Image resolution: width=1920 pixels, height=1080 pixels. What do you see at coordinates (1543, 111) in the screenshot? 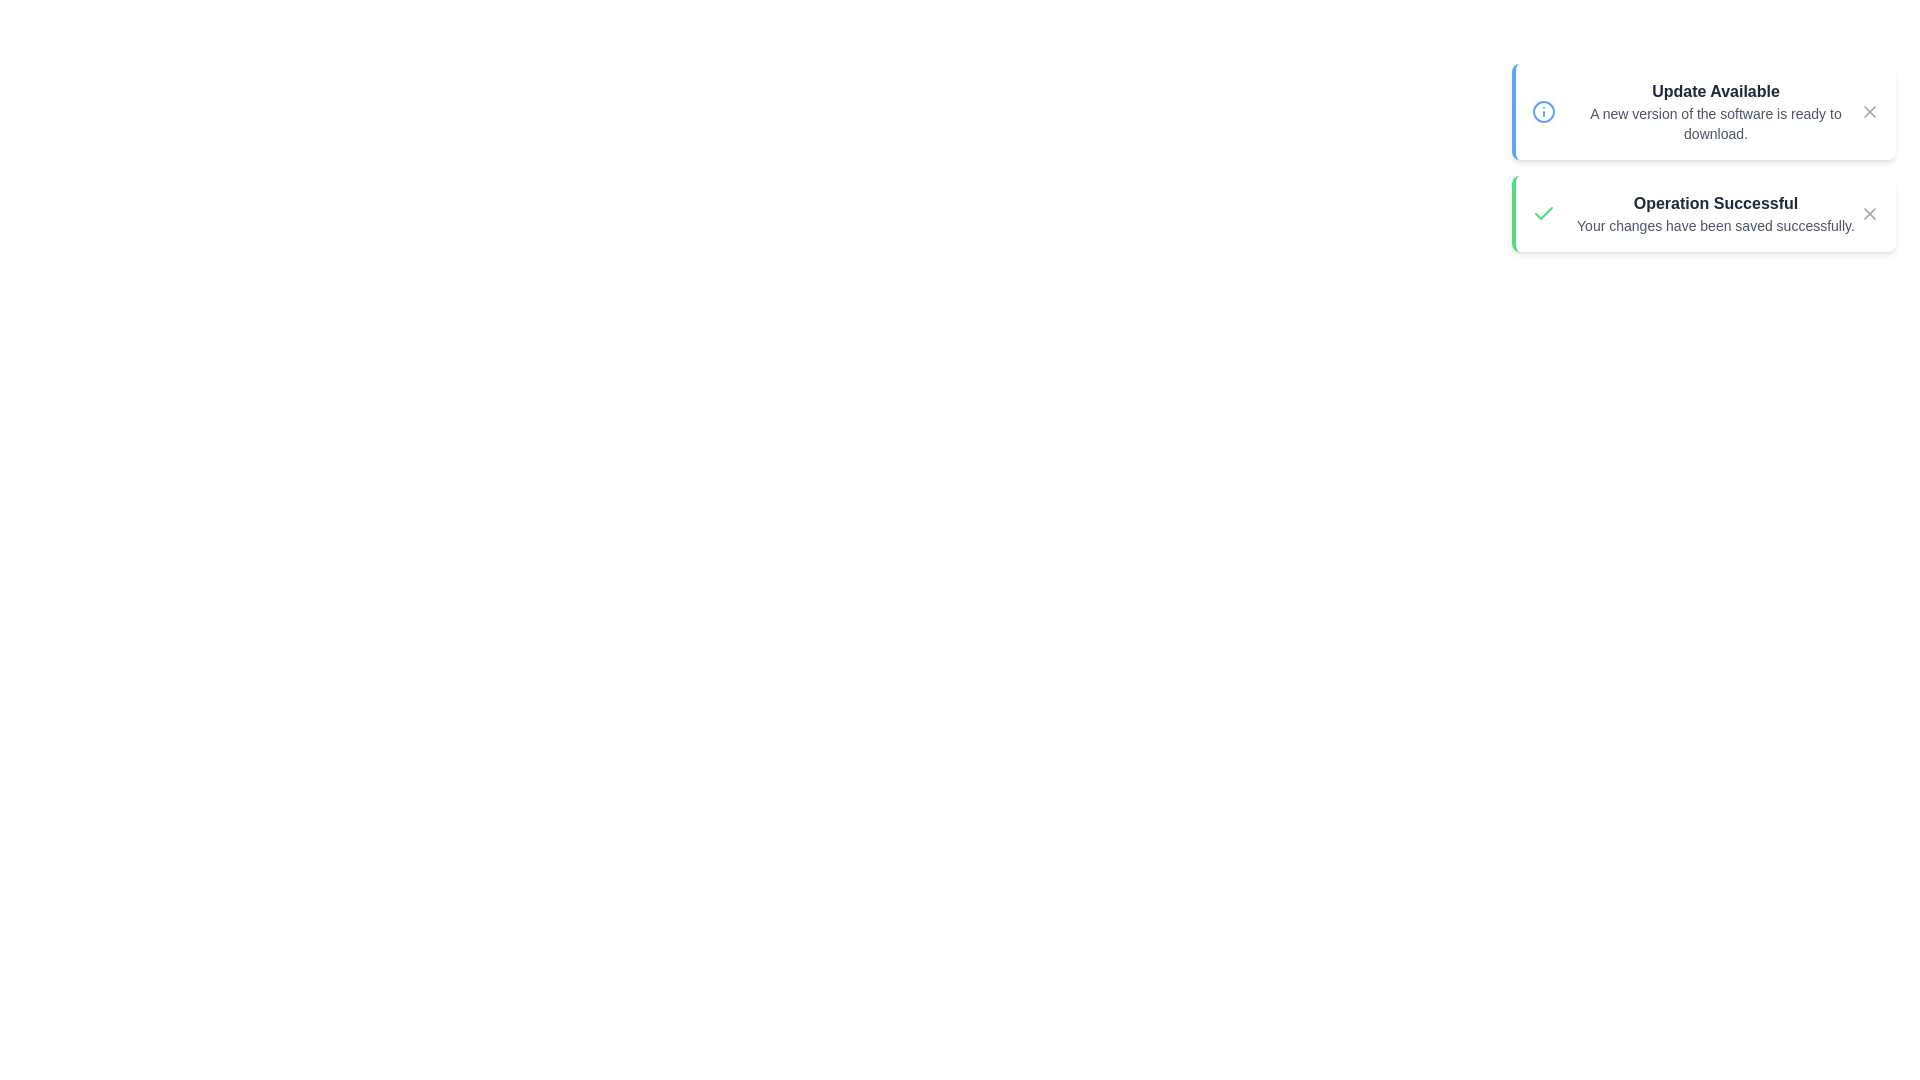
I see `the circular blue icon that serves as a visual indicator for the 'Update Available' notification message, located near the top right of the interface` at bounding box center [1543, 111].